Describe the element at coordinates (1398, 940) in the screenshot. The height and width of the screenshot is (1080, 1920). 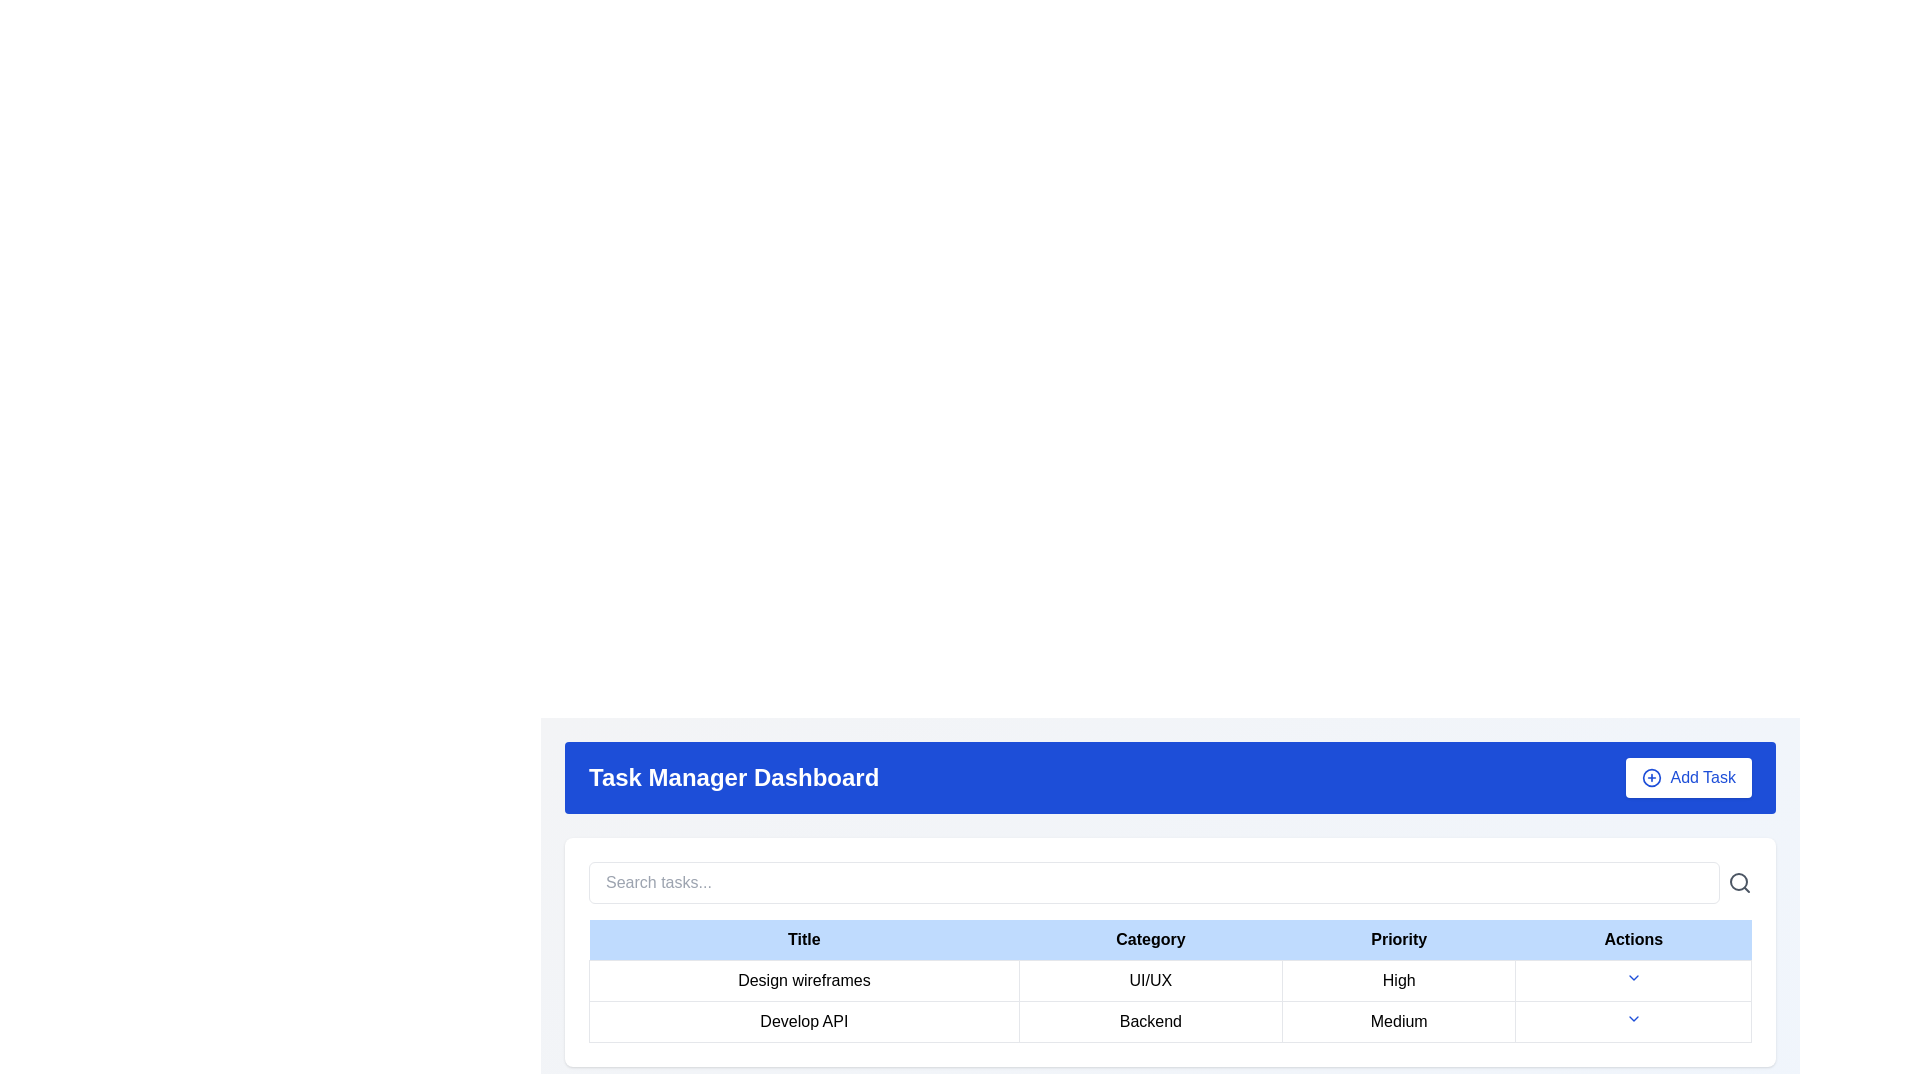
I see `the 'Priority' table header, which is the third column header in the table, located between 'Category' and 'Actions' on the dashboard interface` at that location.